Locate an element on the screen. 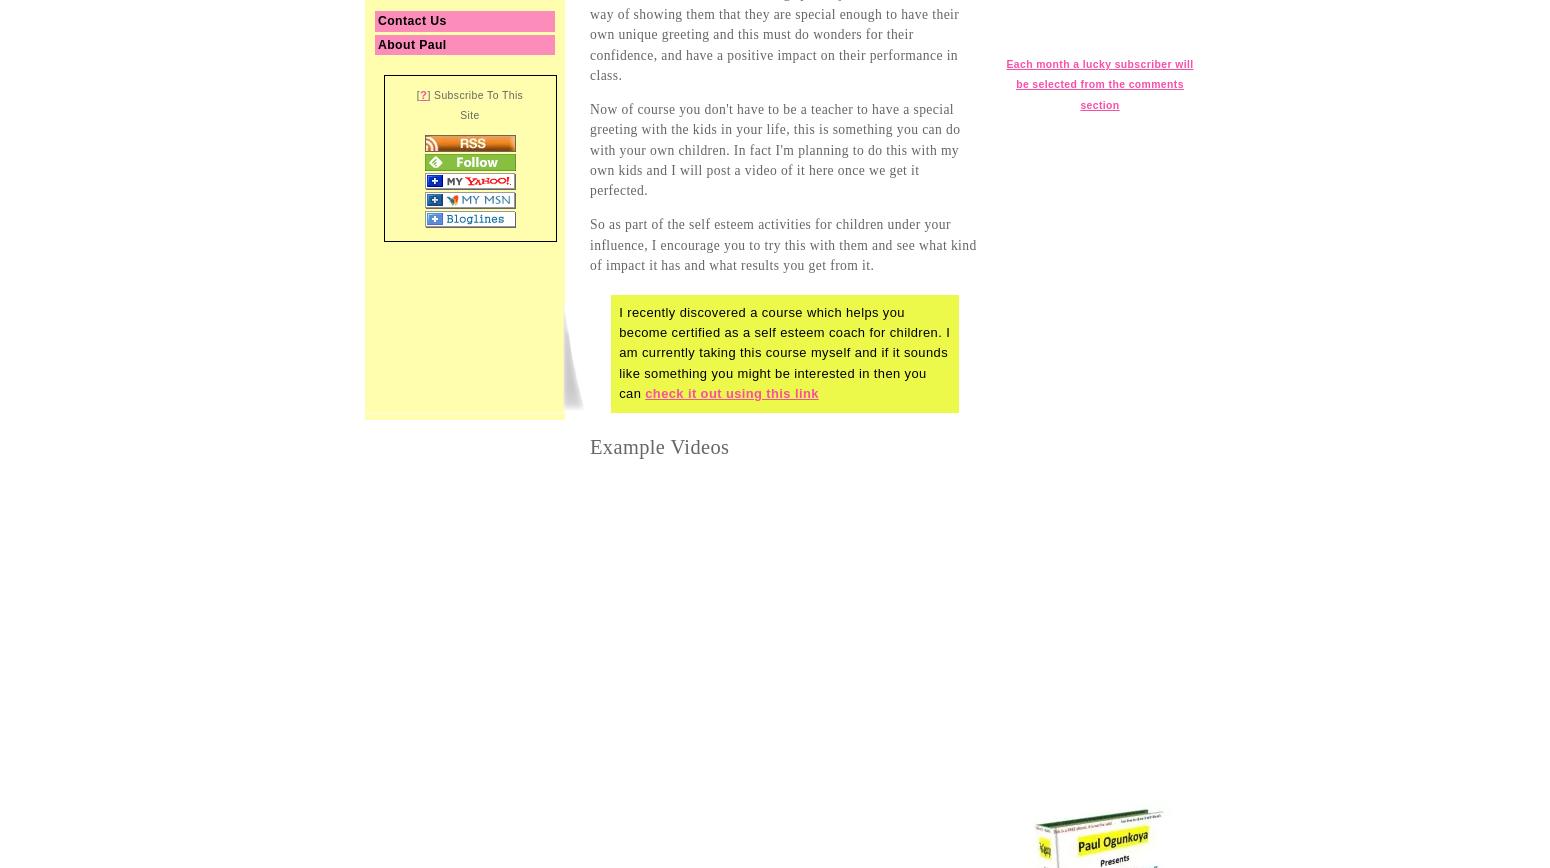  'About Paul' is located at coordinates (411, 44).